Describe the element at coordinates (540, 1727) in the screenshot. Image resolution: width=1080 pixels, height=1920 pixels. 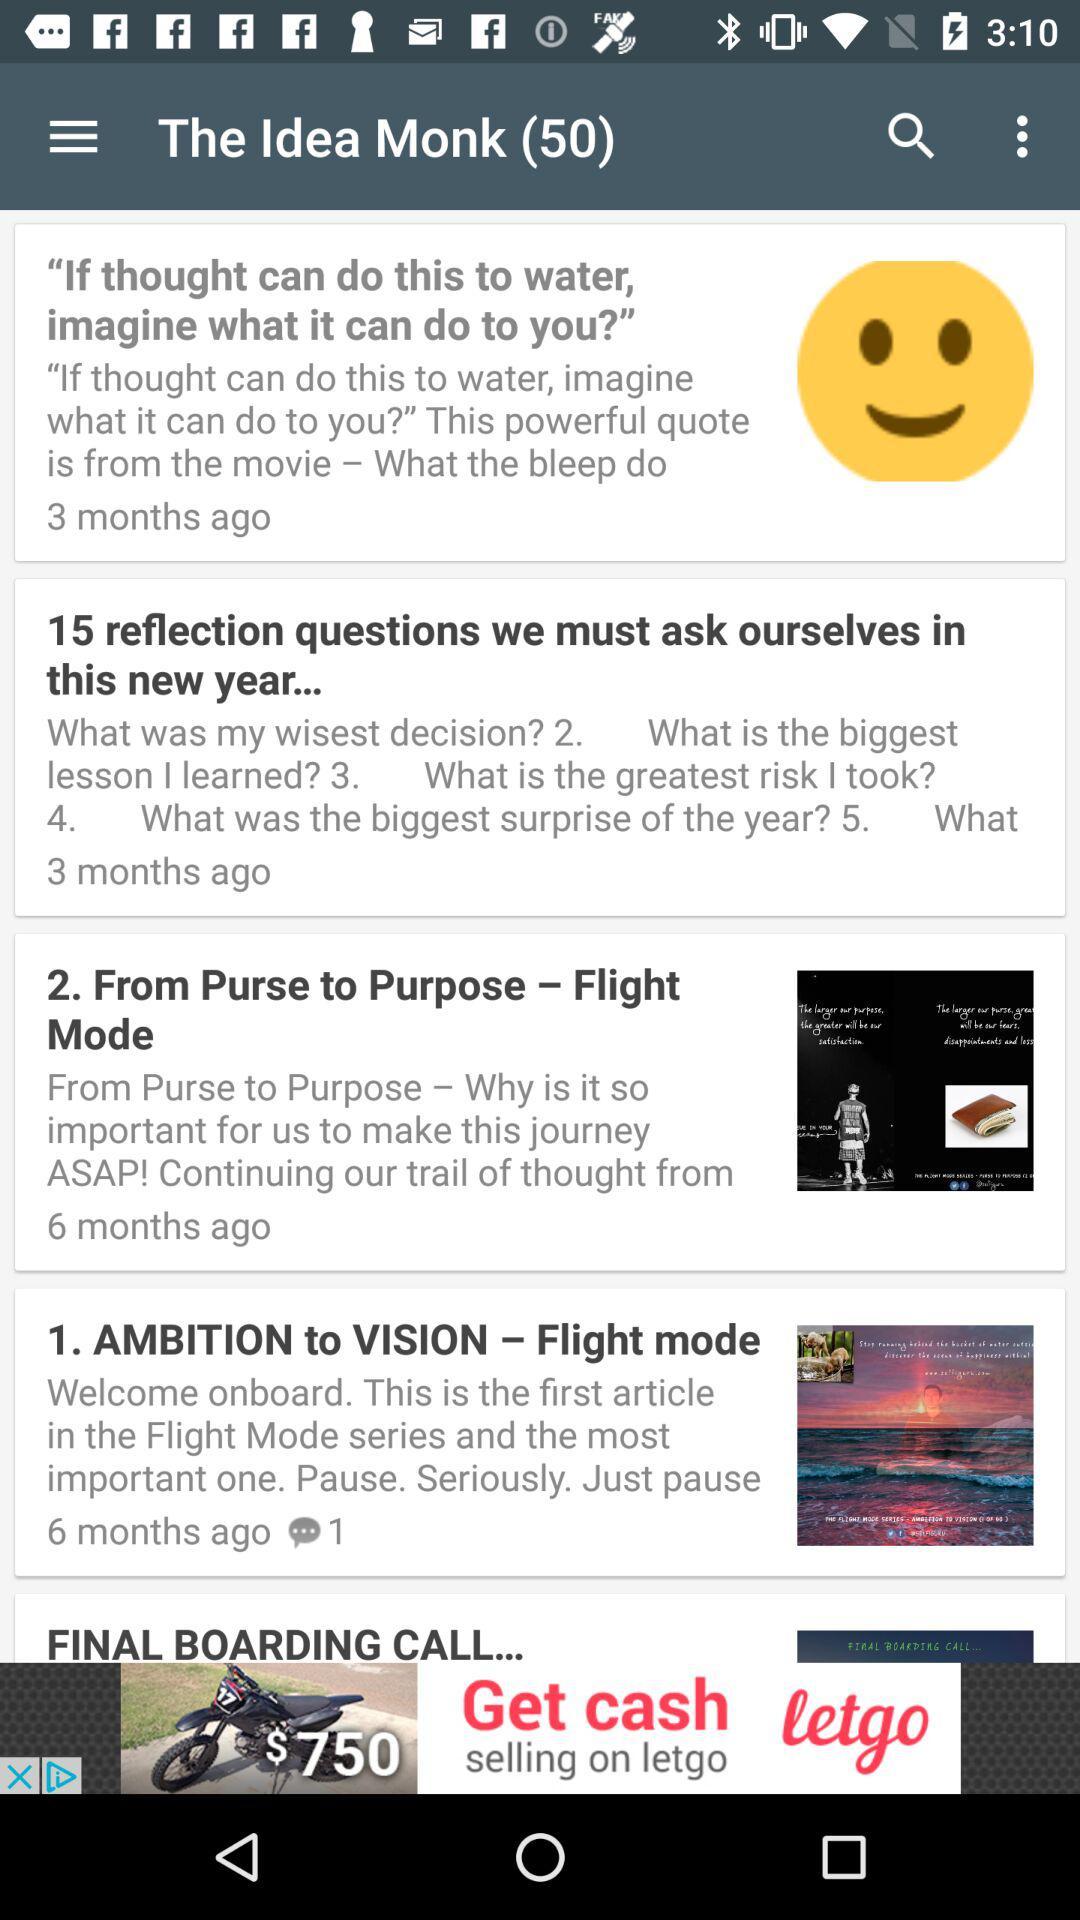
I see `advertisement for a platform letgo` at that location.